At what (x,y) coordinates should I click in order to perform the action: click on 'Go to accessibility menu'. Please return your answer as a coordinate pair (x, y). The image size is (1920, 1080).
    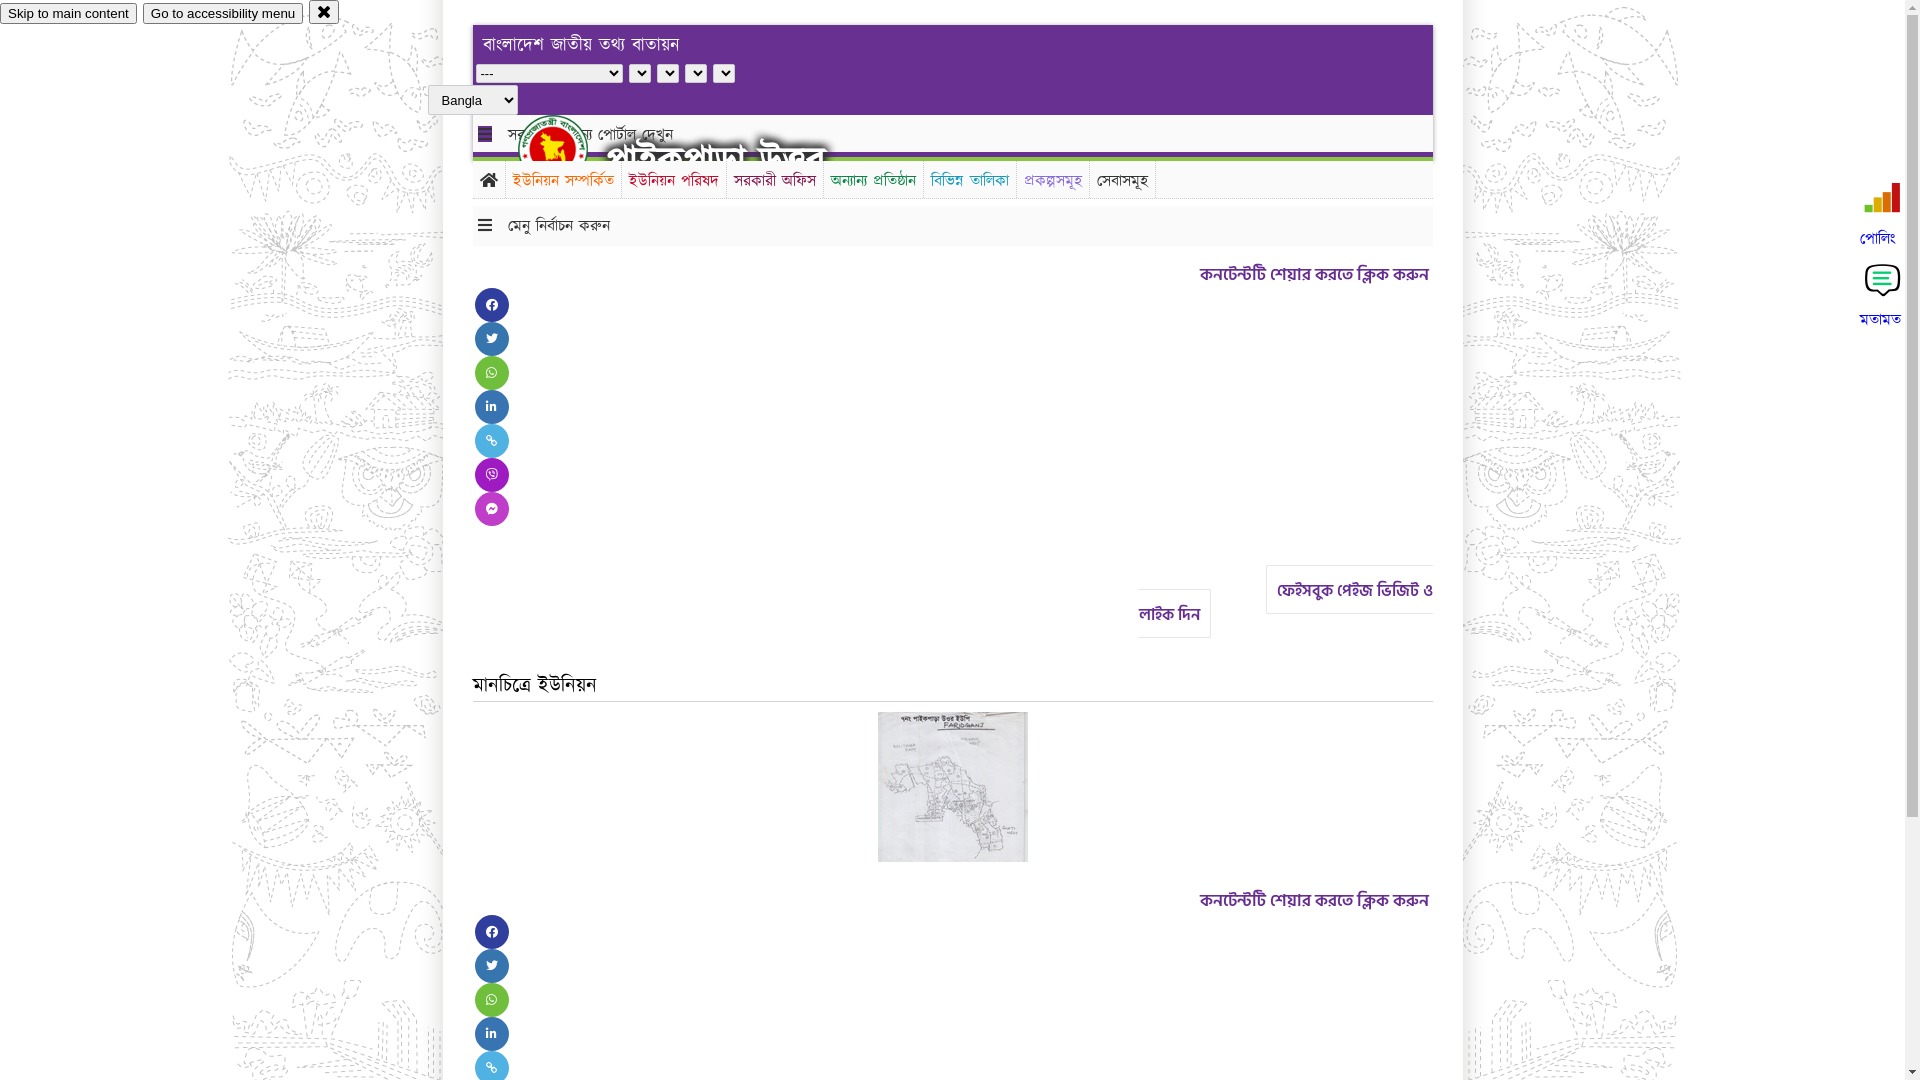
    Looking at the image, I should click on (222, 13).